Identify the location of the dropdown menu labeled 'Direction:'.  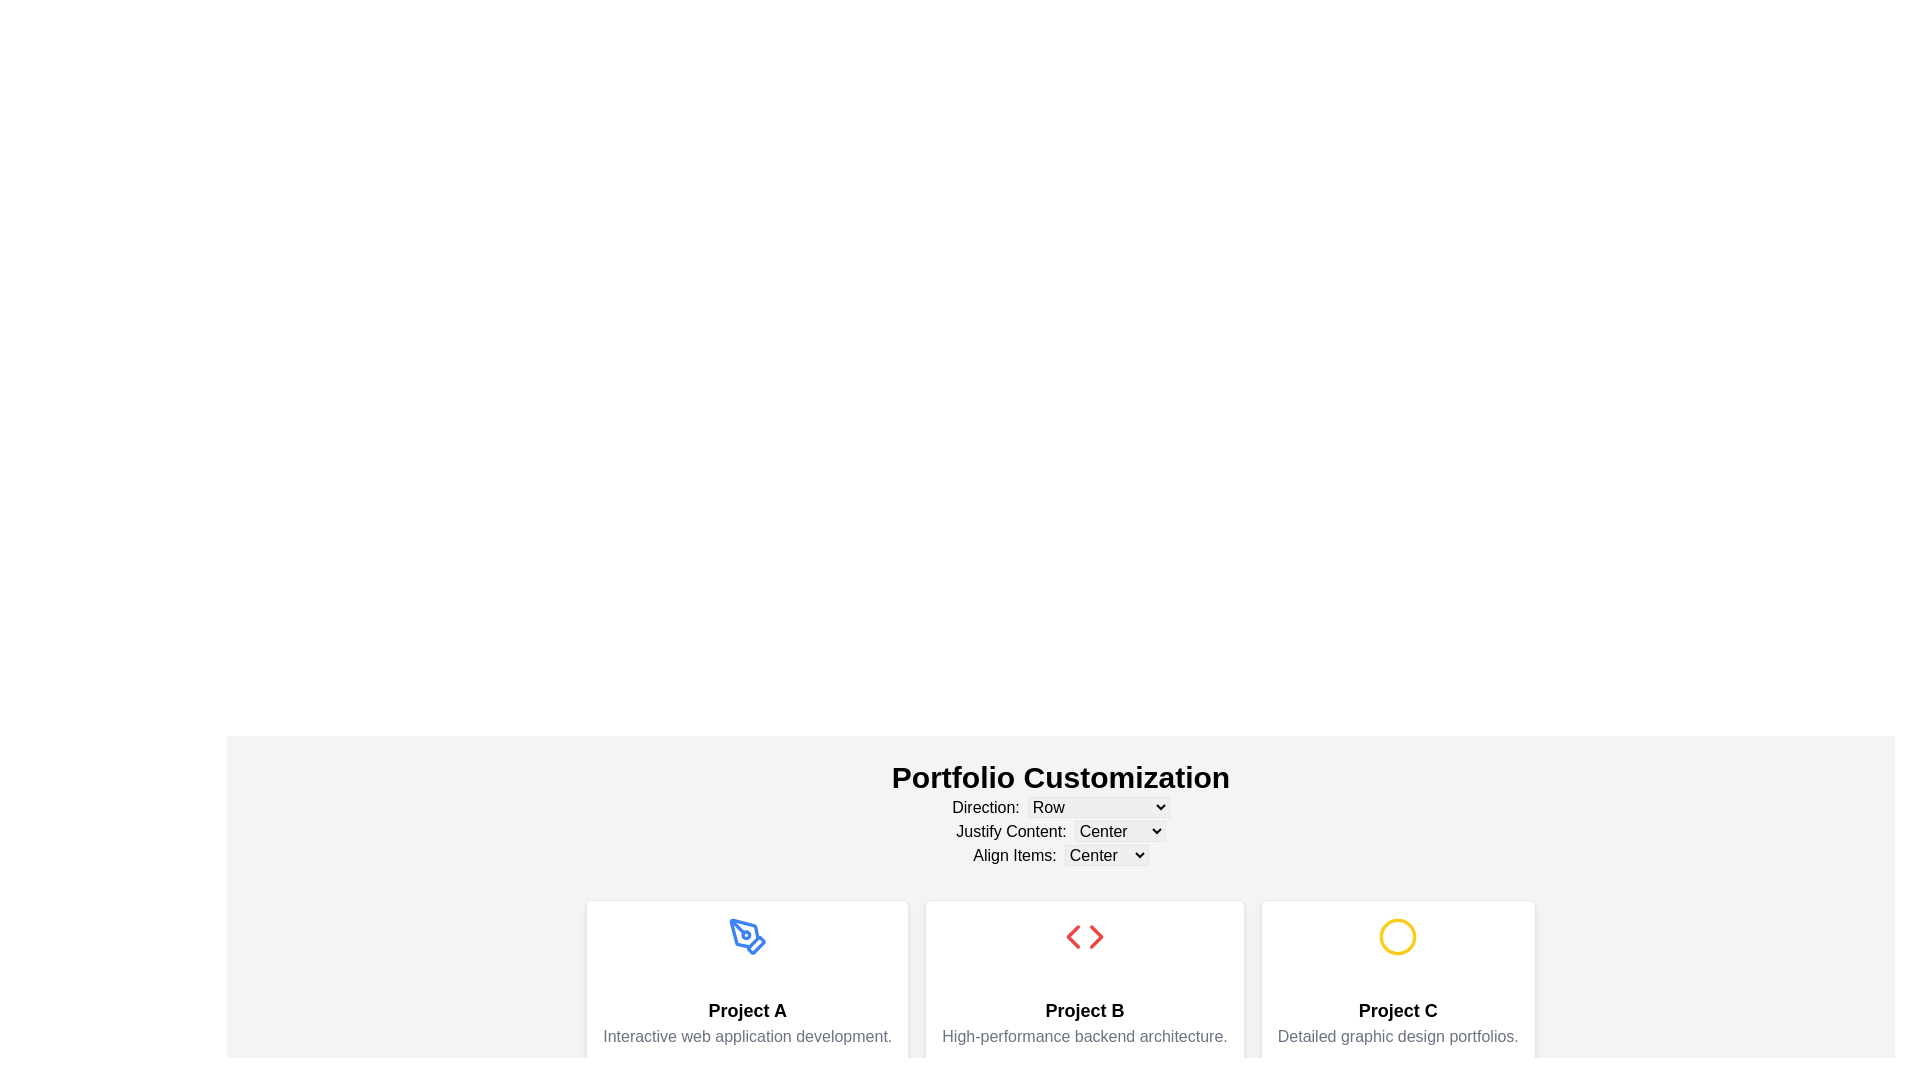
(1059, 806).